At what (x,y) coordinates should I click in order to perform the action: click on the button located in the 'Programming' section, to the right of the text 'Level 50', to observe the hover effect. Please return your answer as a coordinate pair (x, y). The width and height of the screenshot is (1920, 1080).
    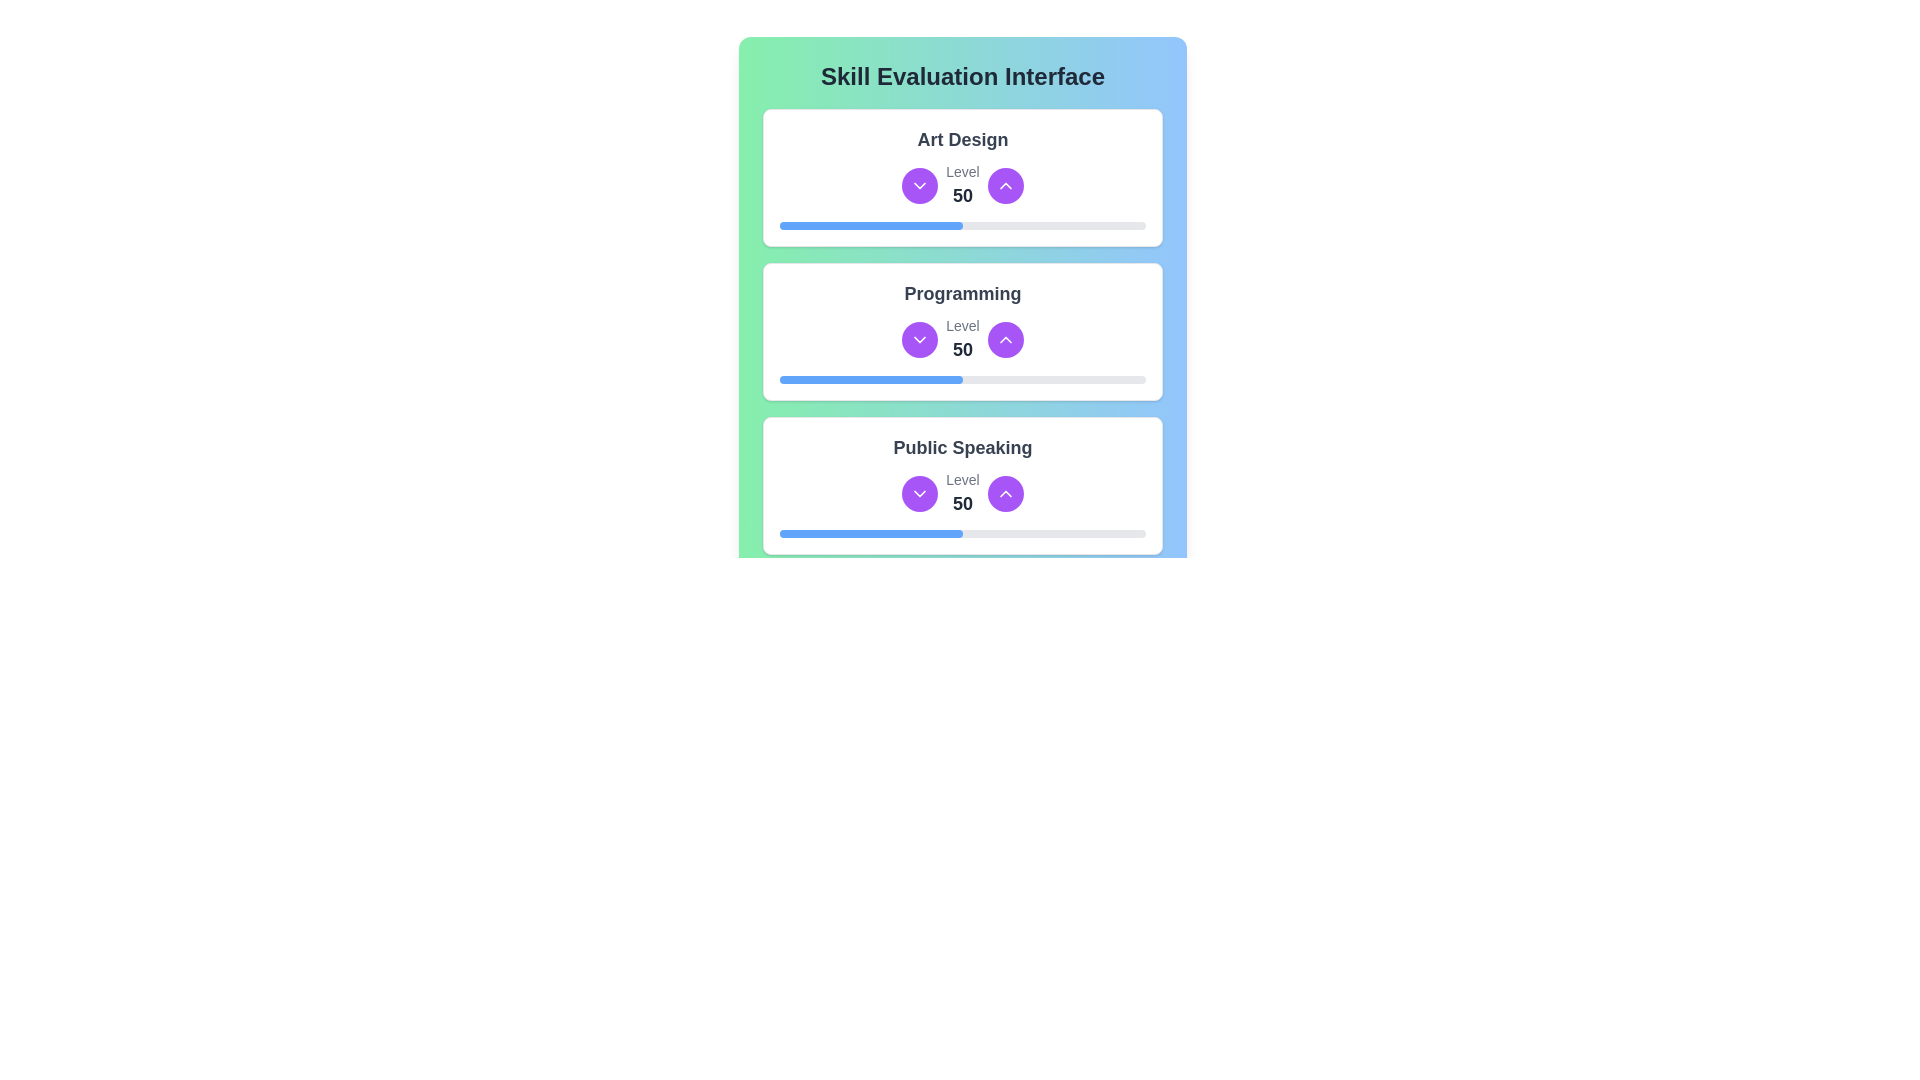
    Looking at the image, I should click on (1005, 338).